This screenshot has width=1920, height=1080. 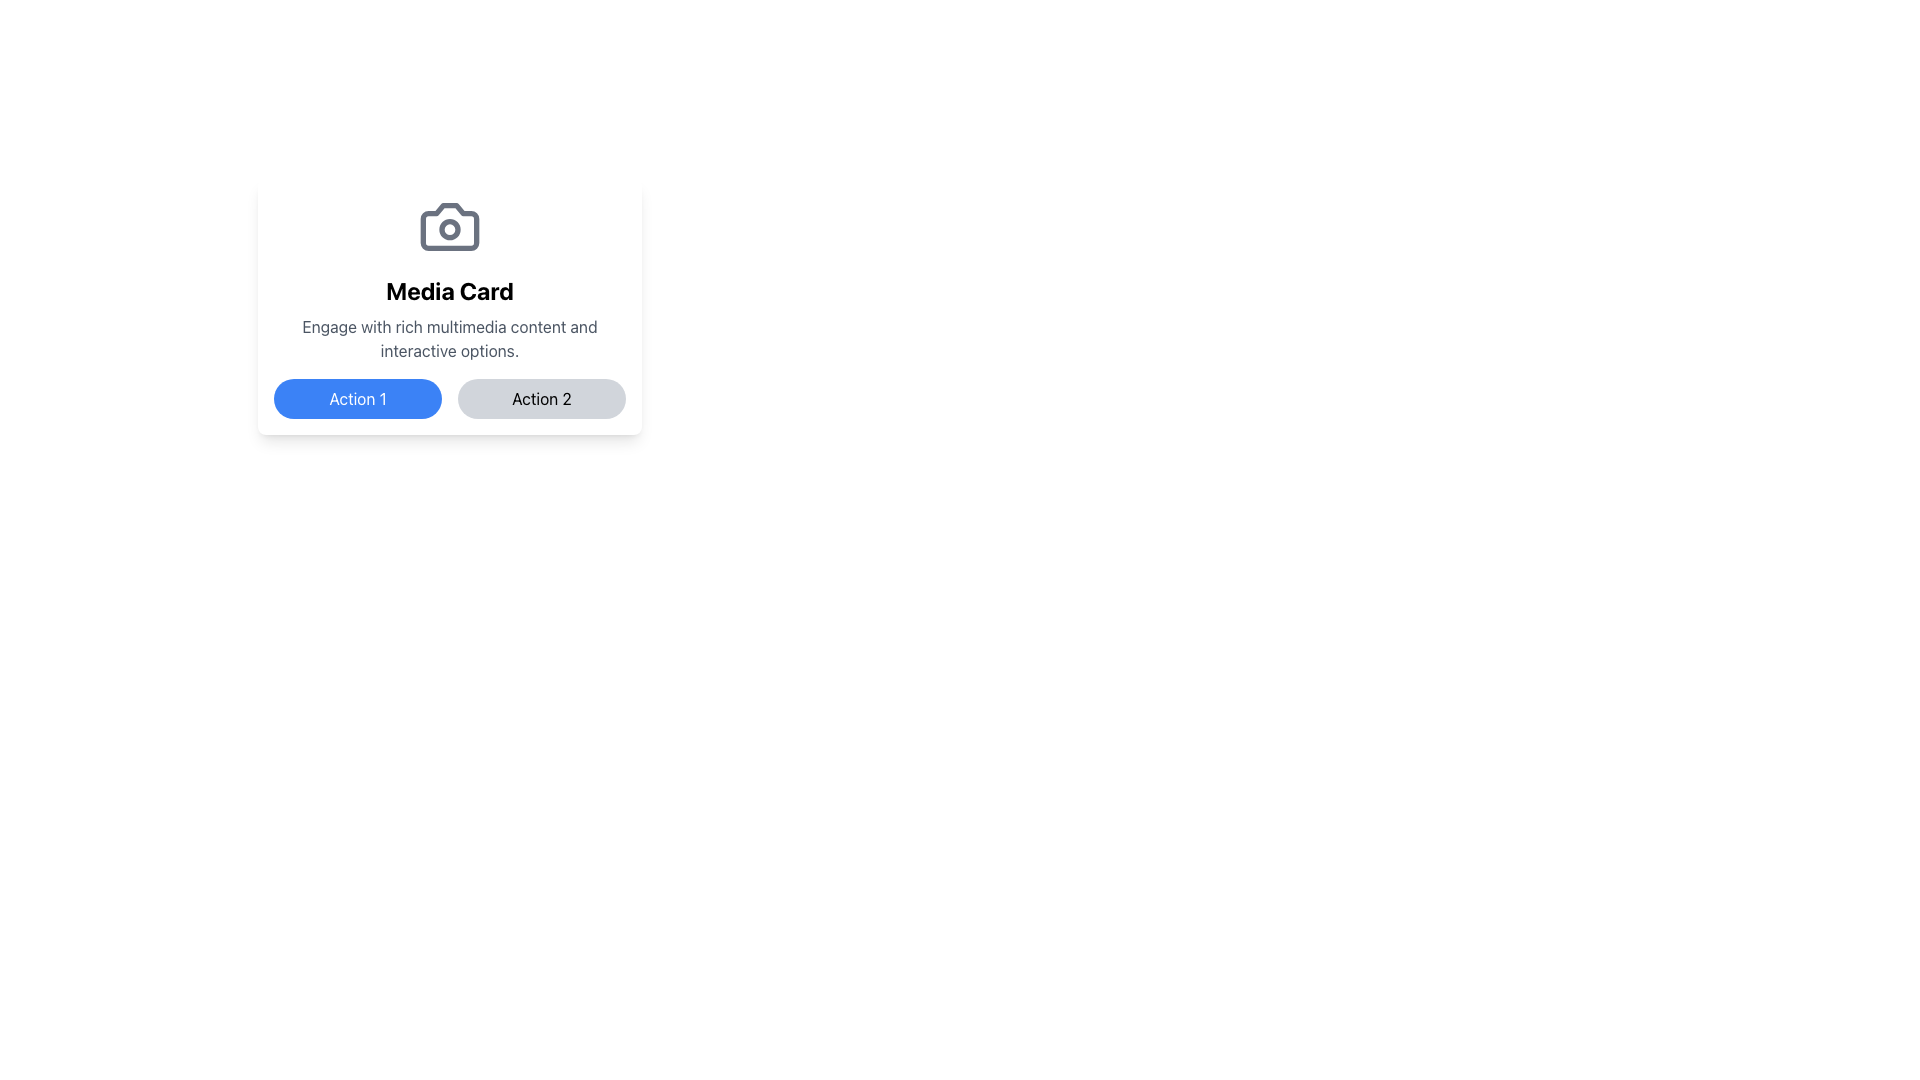 What do you see at coordinates (542, 398) in the screenshot?
I see `the 'Action 2' button located to the right of the 'Action 1' button at the bottom of the card interface` at bounding box center [542, 398].